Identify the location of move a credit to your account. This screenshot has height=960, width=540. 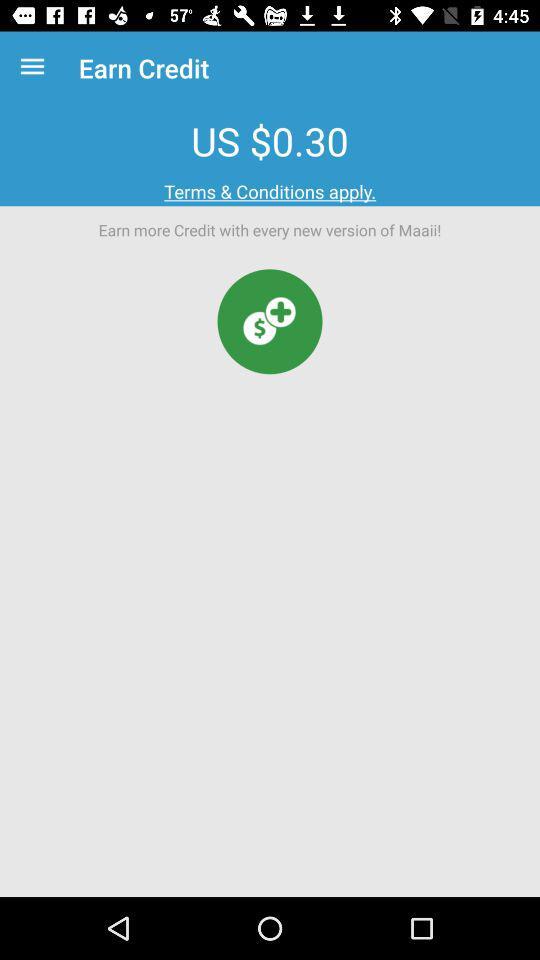
(270, 321).